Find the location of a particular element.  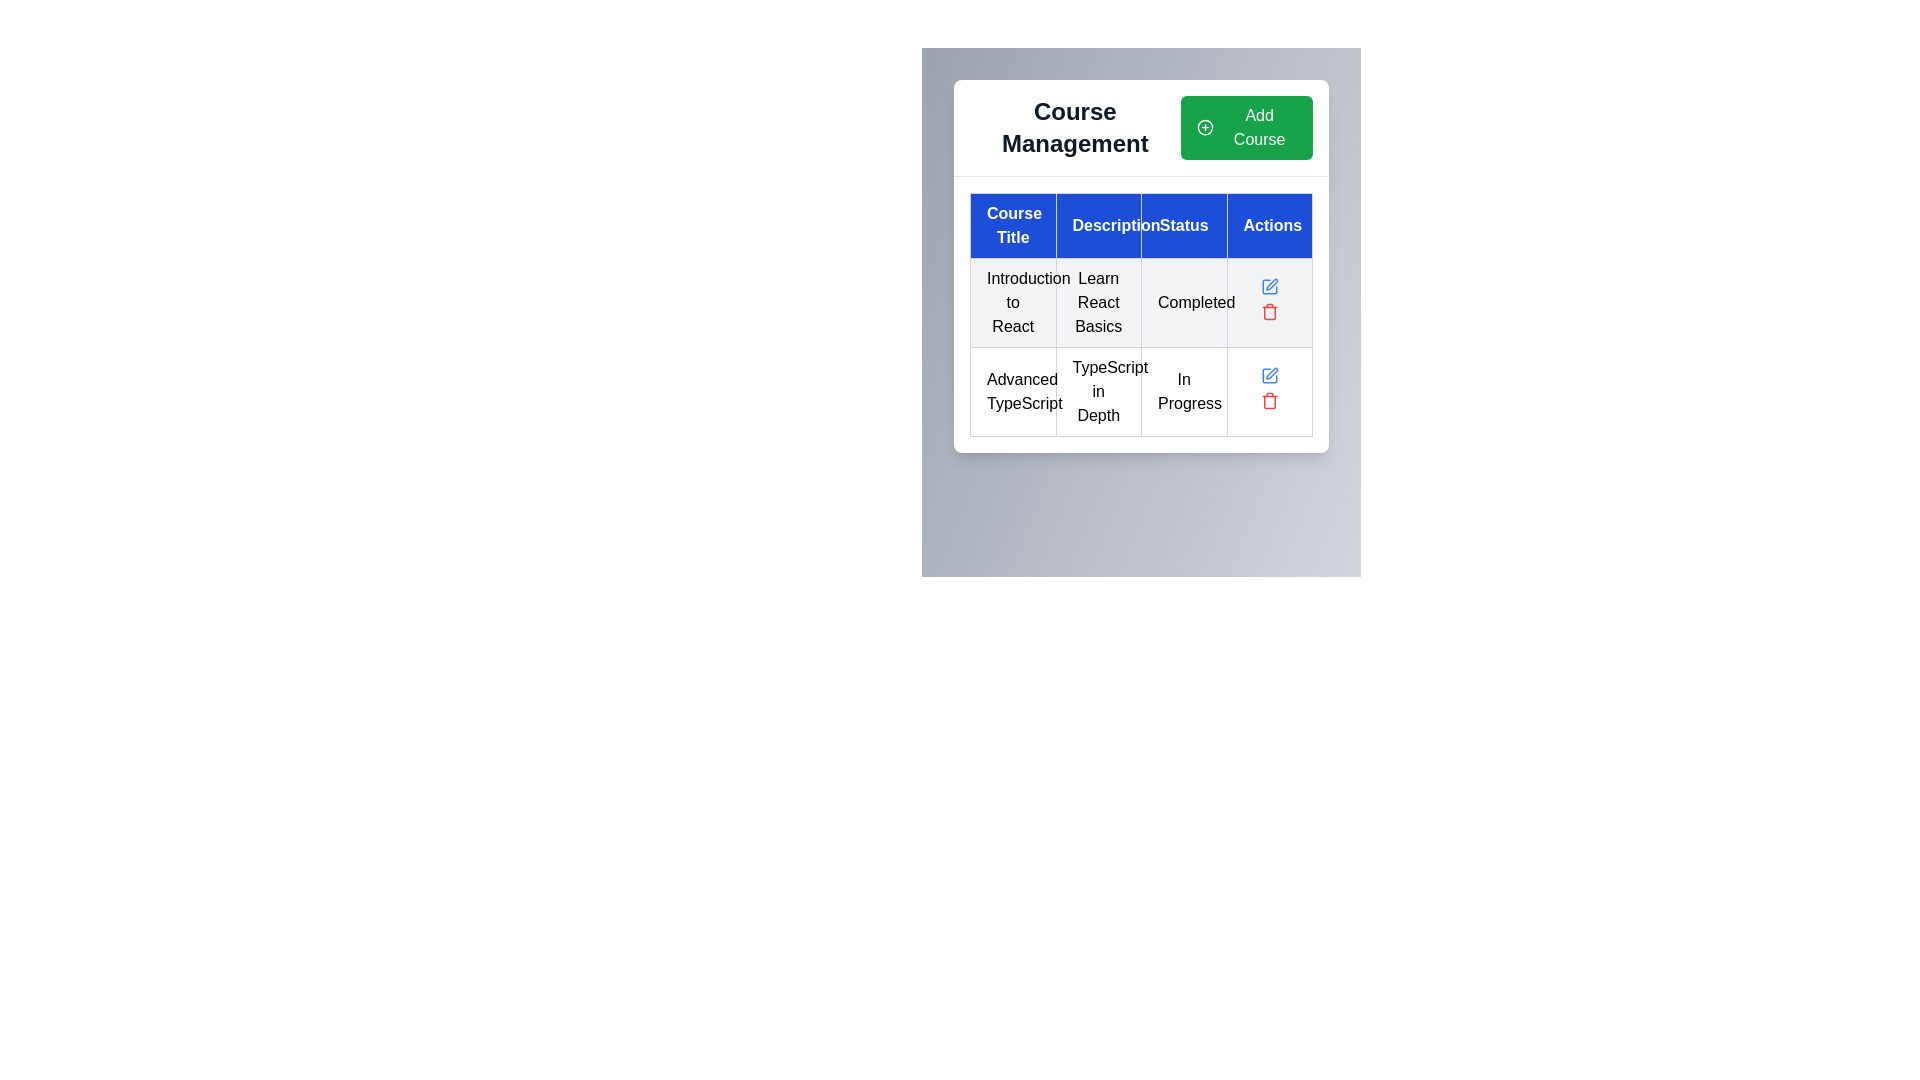

the edit button (icon-based) in the 'Actions' column of the table for the 'Advanced TypeScript' row to initiate the edit action is located at coordinates (1268, 375).